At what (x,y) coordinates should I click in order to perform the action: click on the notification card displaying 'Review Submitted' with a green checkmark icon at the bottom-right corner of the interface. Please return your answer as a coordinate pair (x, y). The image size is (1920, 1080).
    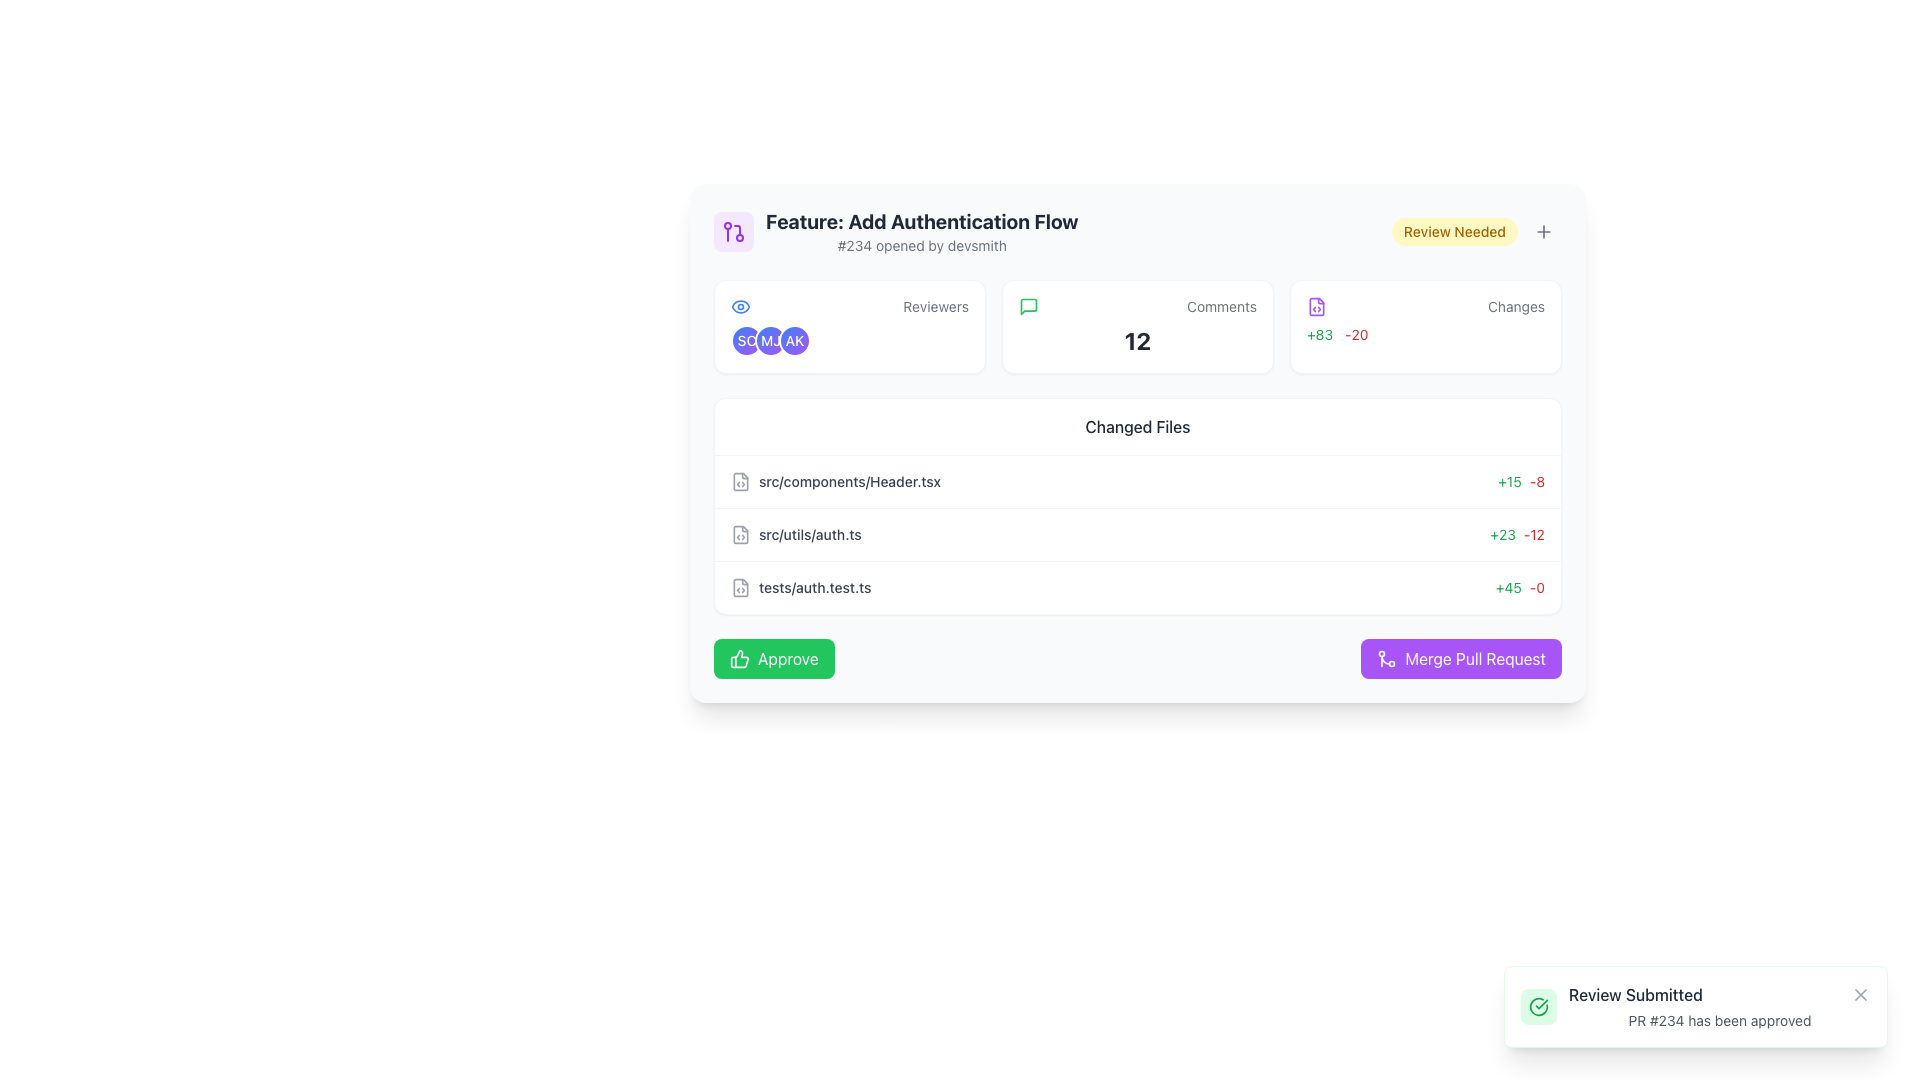
    Looking at the image, I should click on (1694, 1006).